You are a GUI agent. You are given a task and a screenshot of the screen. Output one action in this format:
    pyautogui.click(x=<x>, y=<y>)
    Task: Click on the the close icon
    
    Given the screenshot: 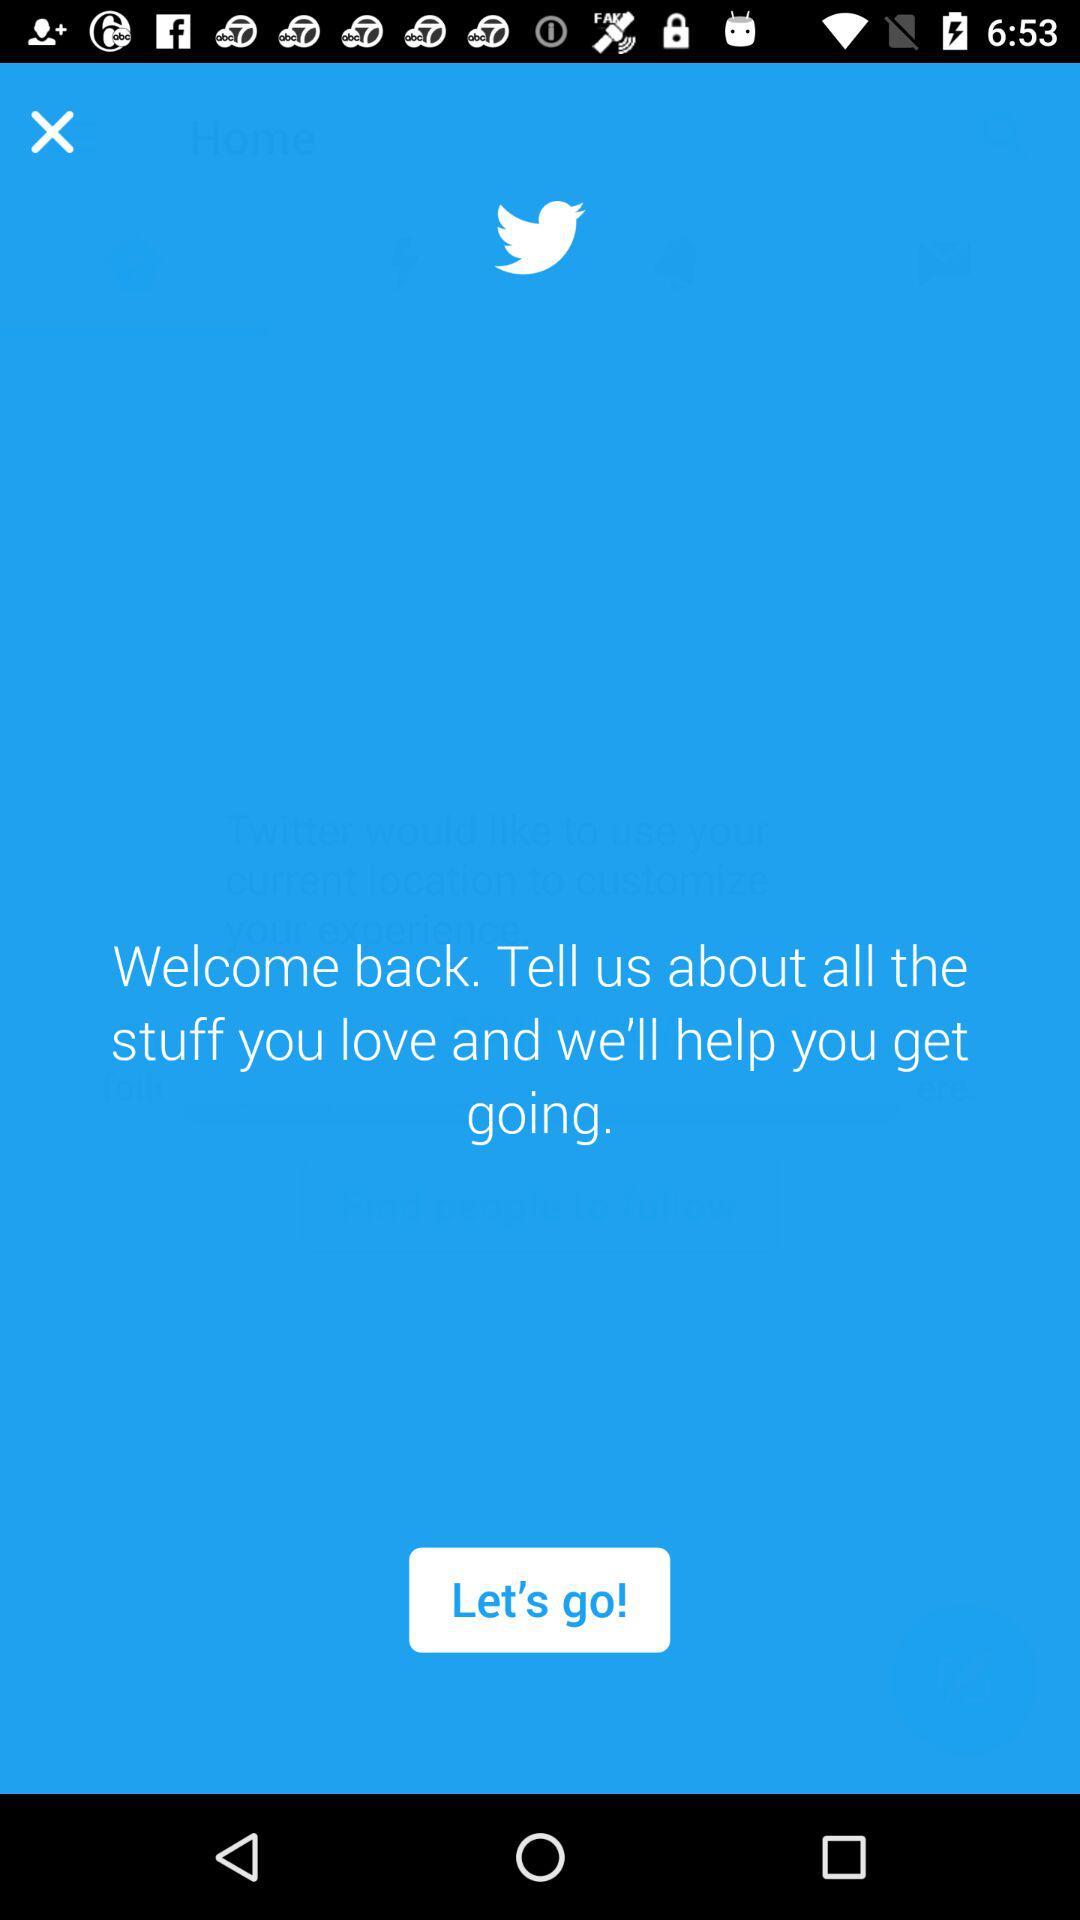 What is the action you would take?
    pyautogui.click(x=51, y=131)
    